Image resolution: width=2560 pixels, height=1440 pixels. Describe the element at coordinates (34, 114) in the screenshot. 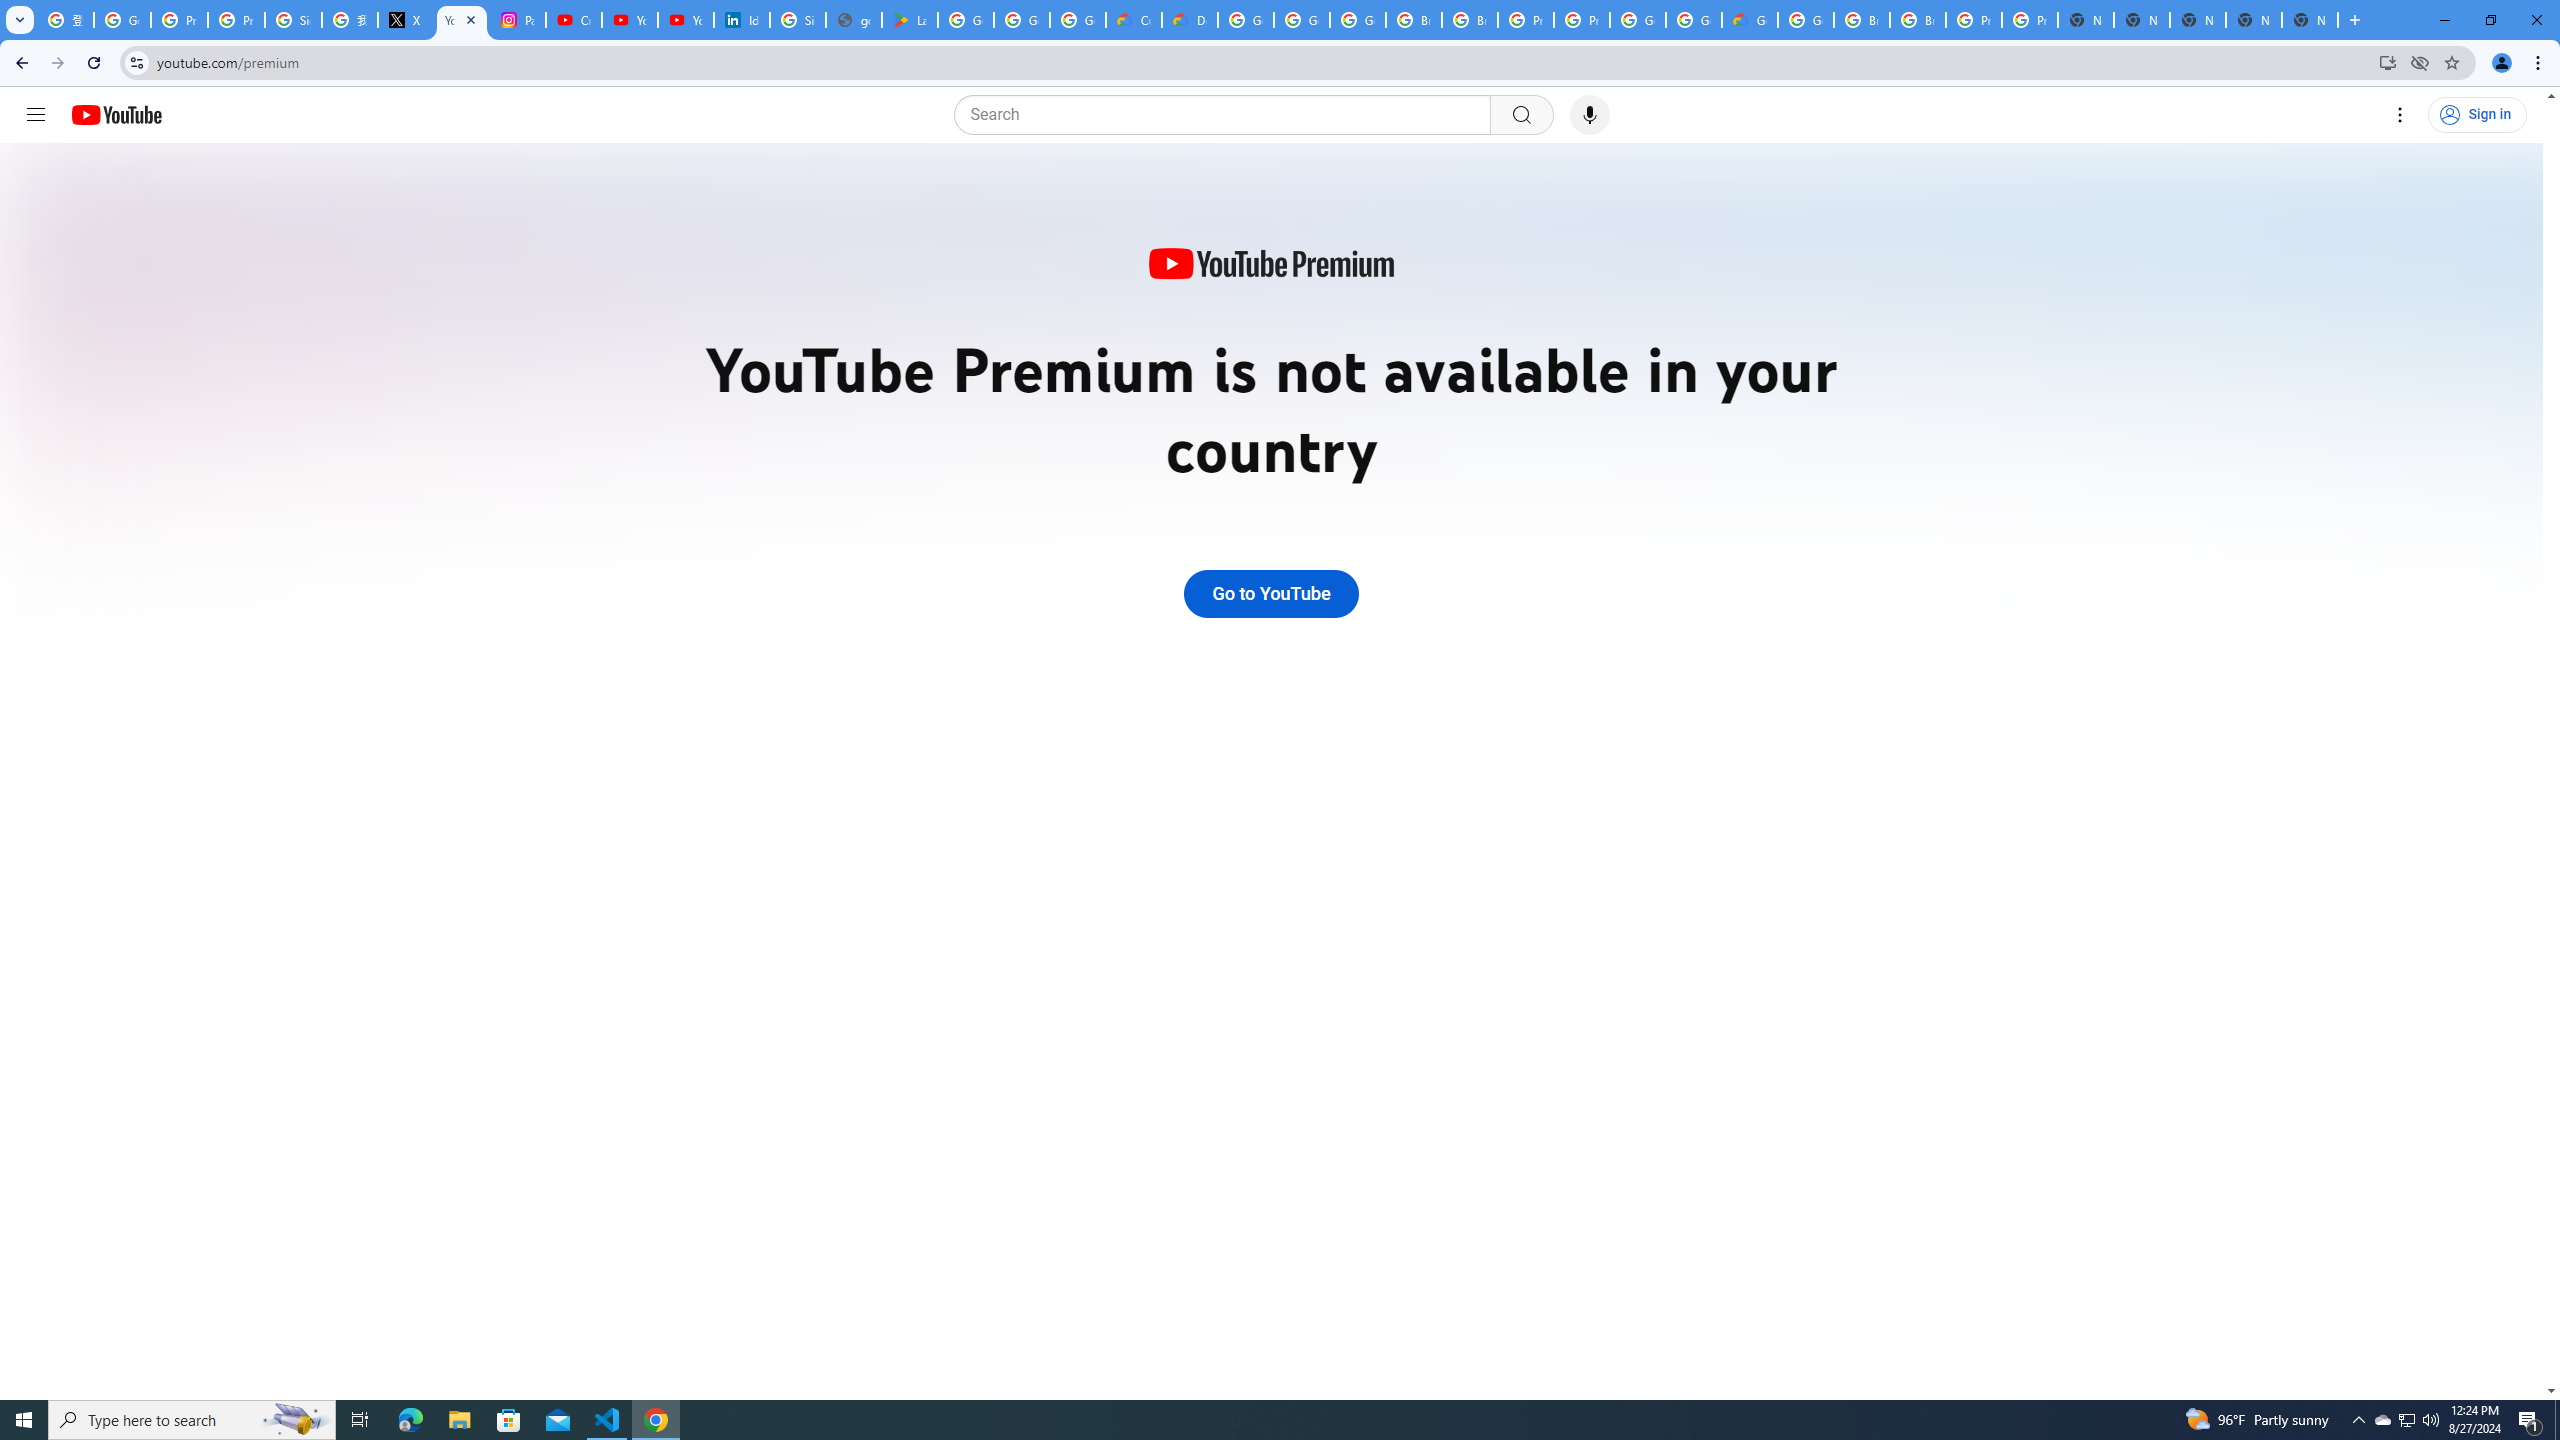

I see `'Guide'` at that location.